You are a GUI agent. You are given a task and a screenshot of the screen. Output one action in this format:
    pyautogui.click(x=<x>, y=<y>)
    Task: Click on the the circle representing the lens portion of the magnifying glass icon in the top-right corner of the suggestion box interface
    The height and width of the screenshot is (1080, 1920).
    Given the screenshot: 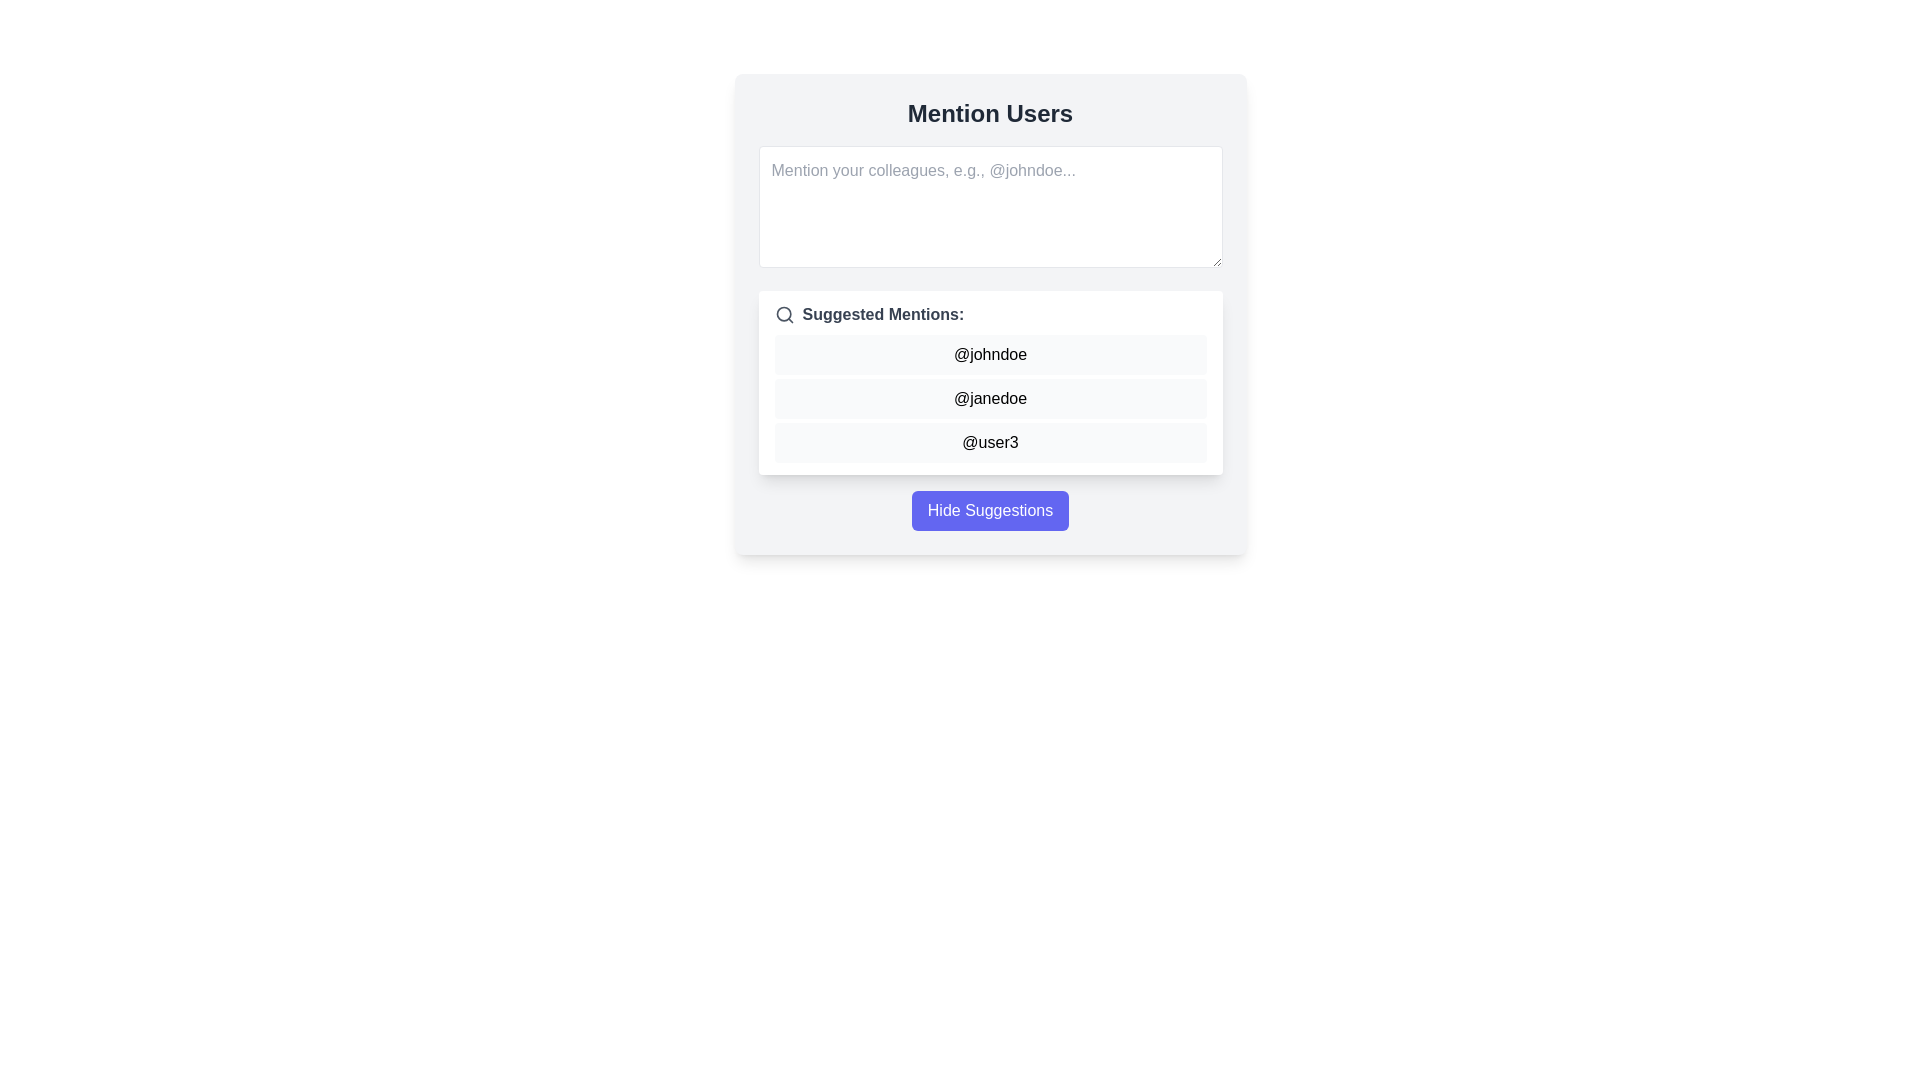 What is the action you would take?
    pyautogui.click(x=782, y=314)
    